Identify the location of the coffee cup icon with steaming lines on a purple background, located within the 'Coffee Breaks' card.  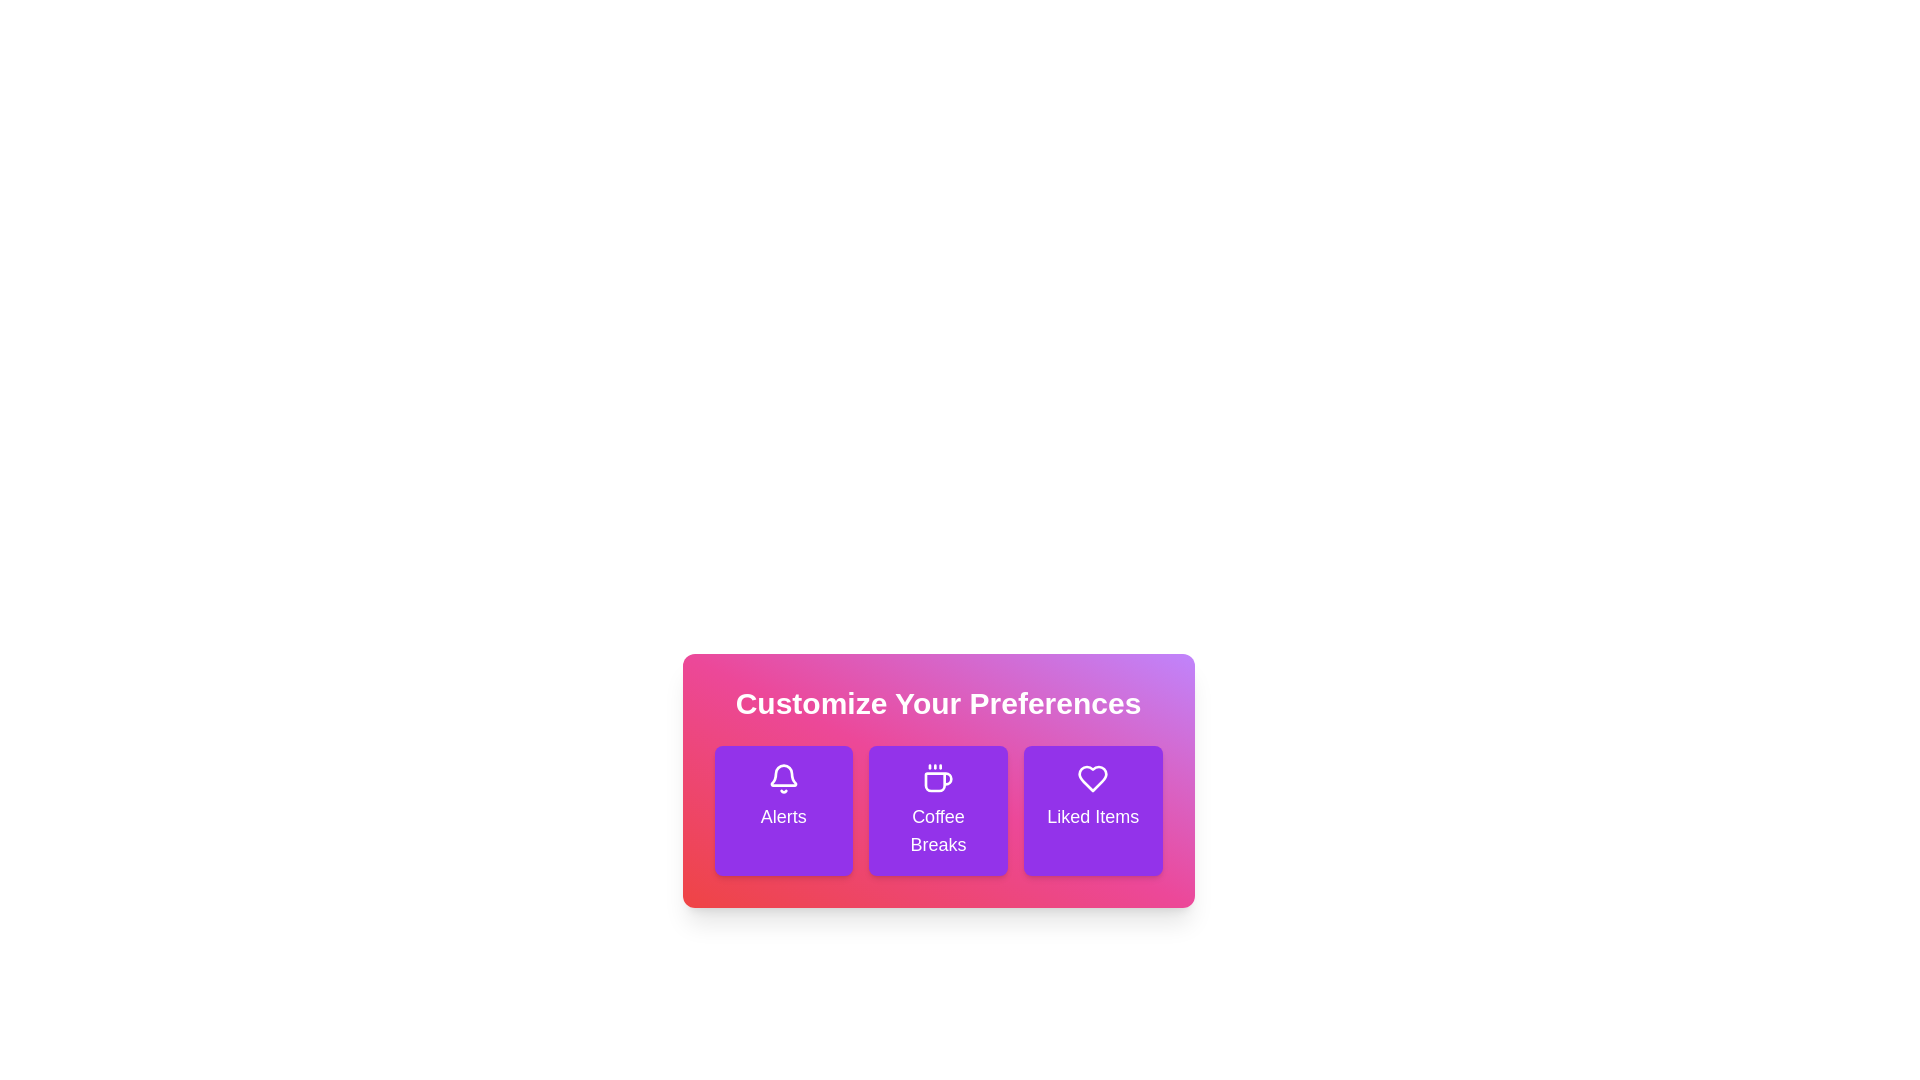
(937, 778).